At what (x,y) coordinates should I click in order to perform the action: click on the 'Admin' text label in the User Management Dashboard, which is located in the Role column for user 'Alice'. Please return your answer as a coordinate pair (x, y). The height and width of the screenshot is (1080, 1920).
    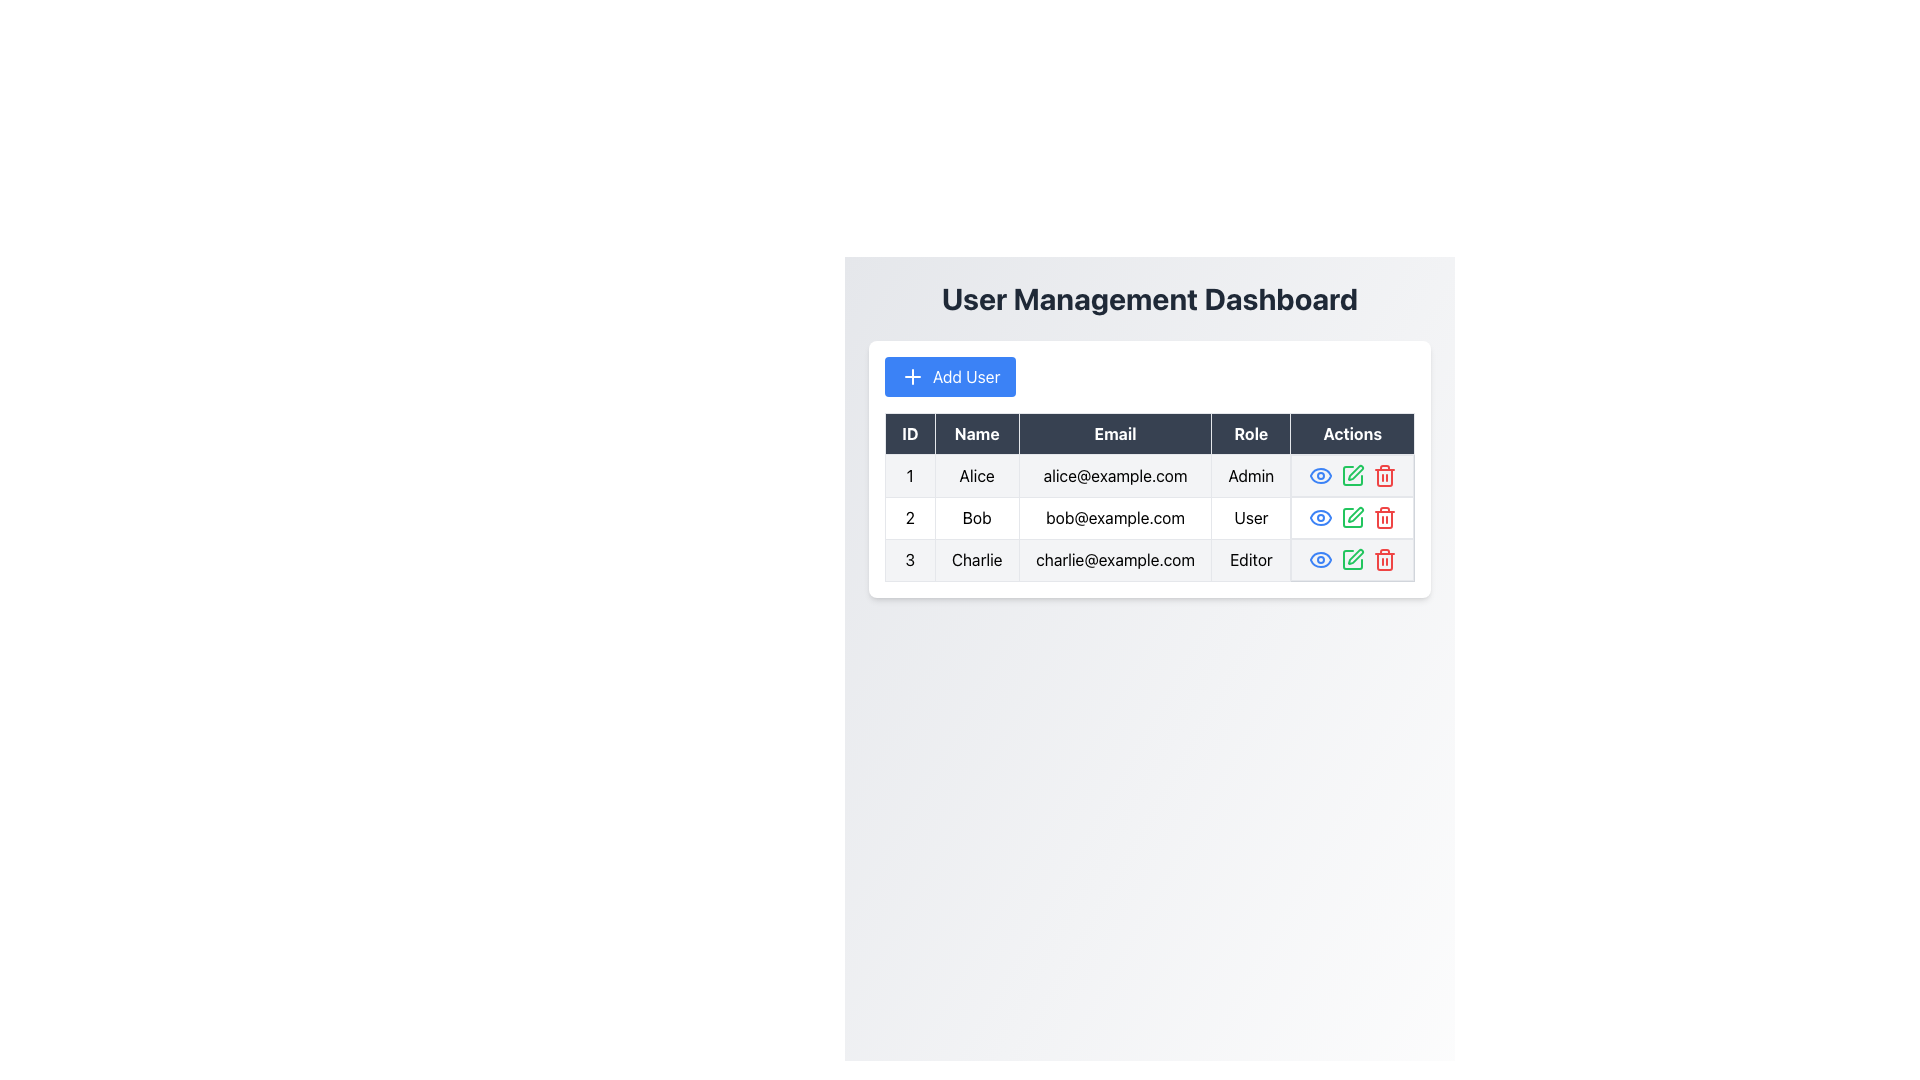
    Looking at the image, I should click on (1250, 475).